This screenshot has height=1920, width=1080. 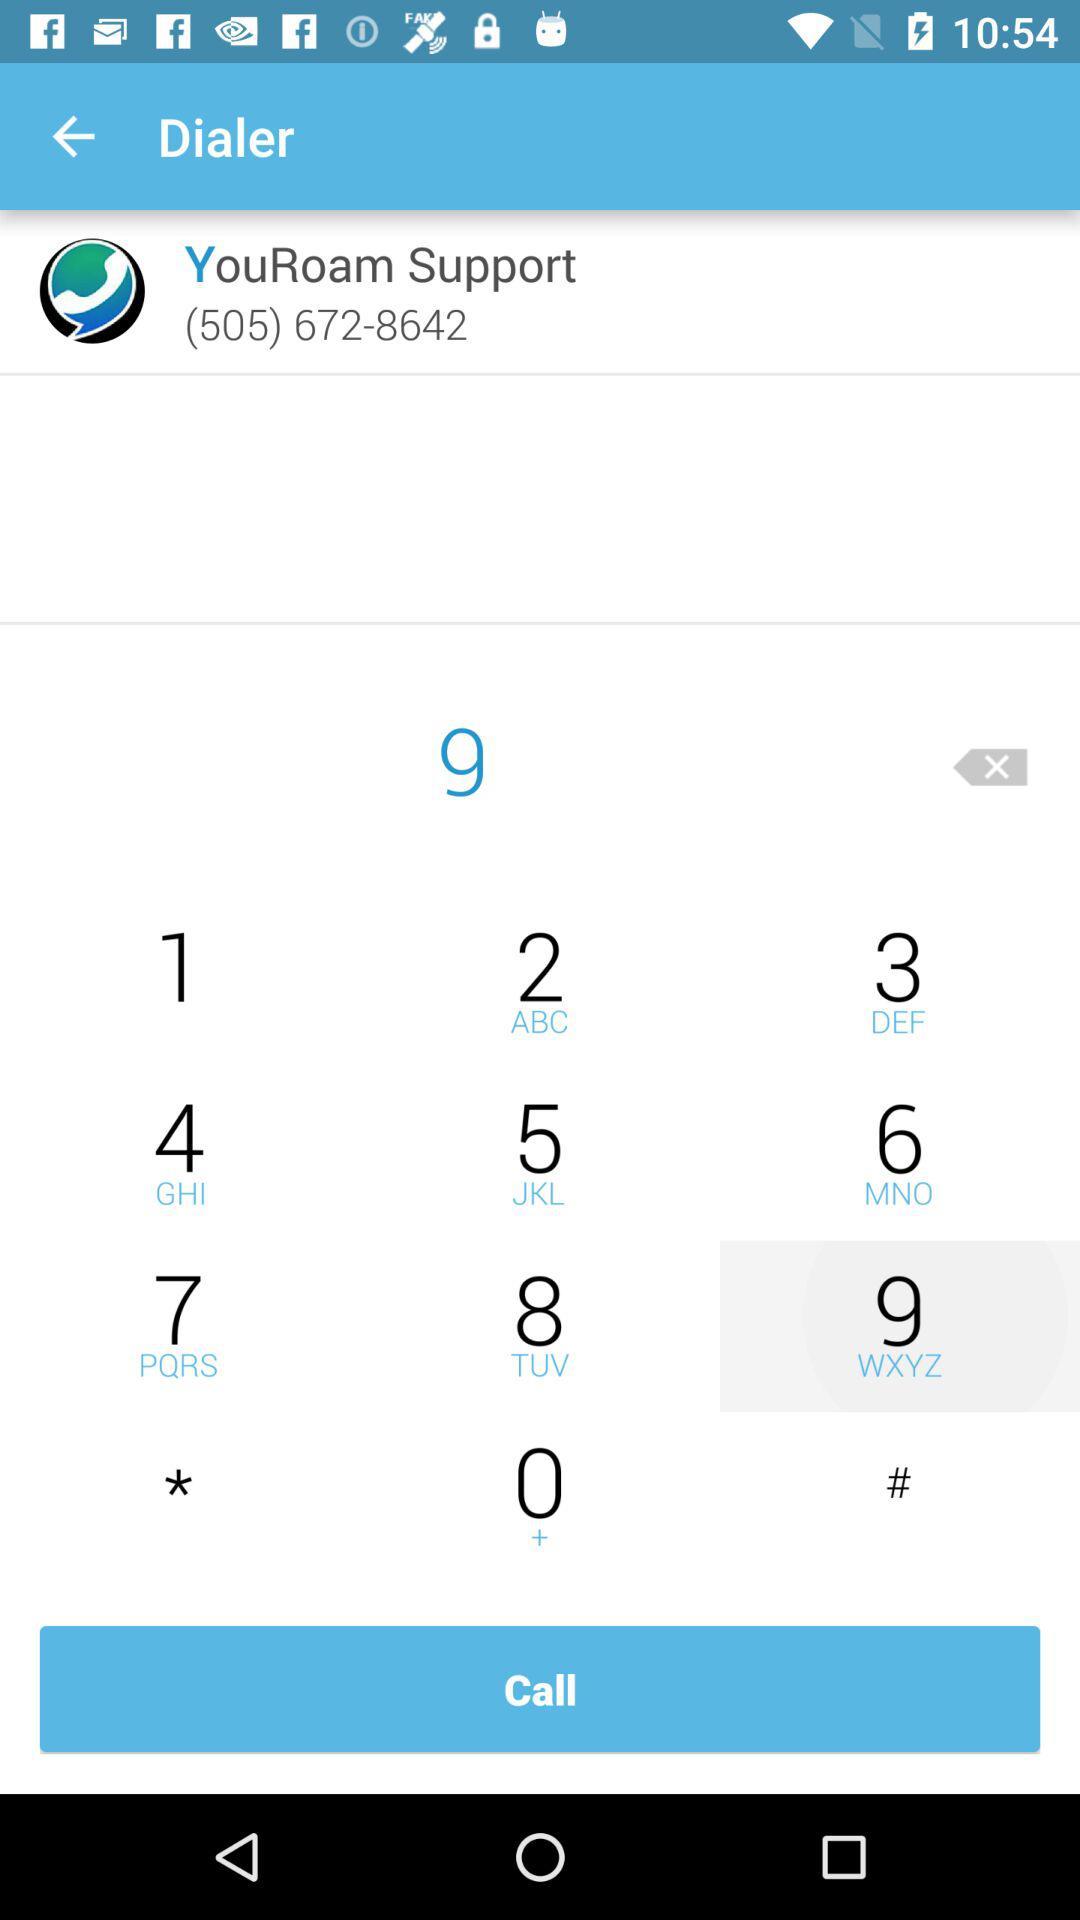 What do you see at coordinates (92, 290) in the screenshot?
I see `item to the left of youroam support` at bounding box center [92, 290].